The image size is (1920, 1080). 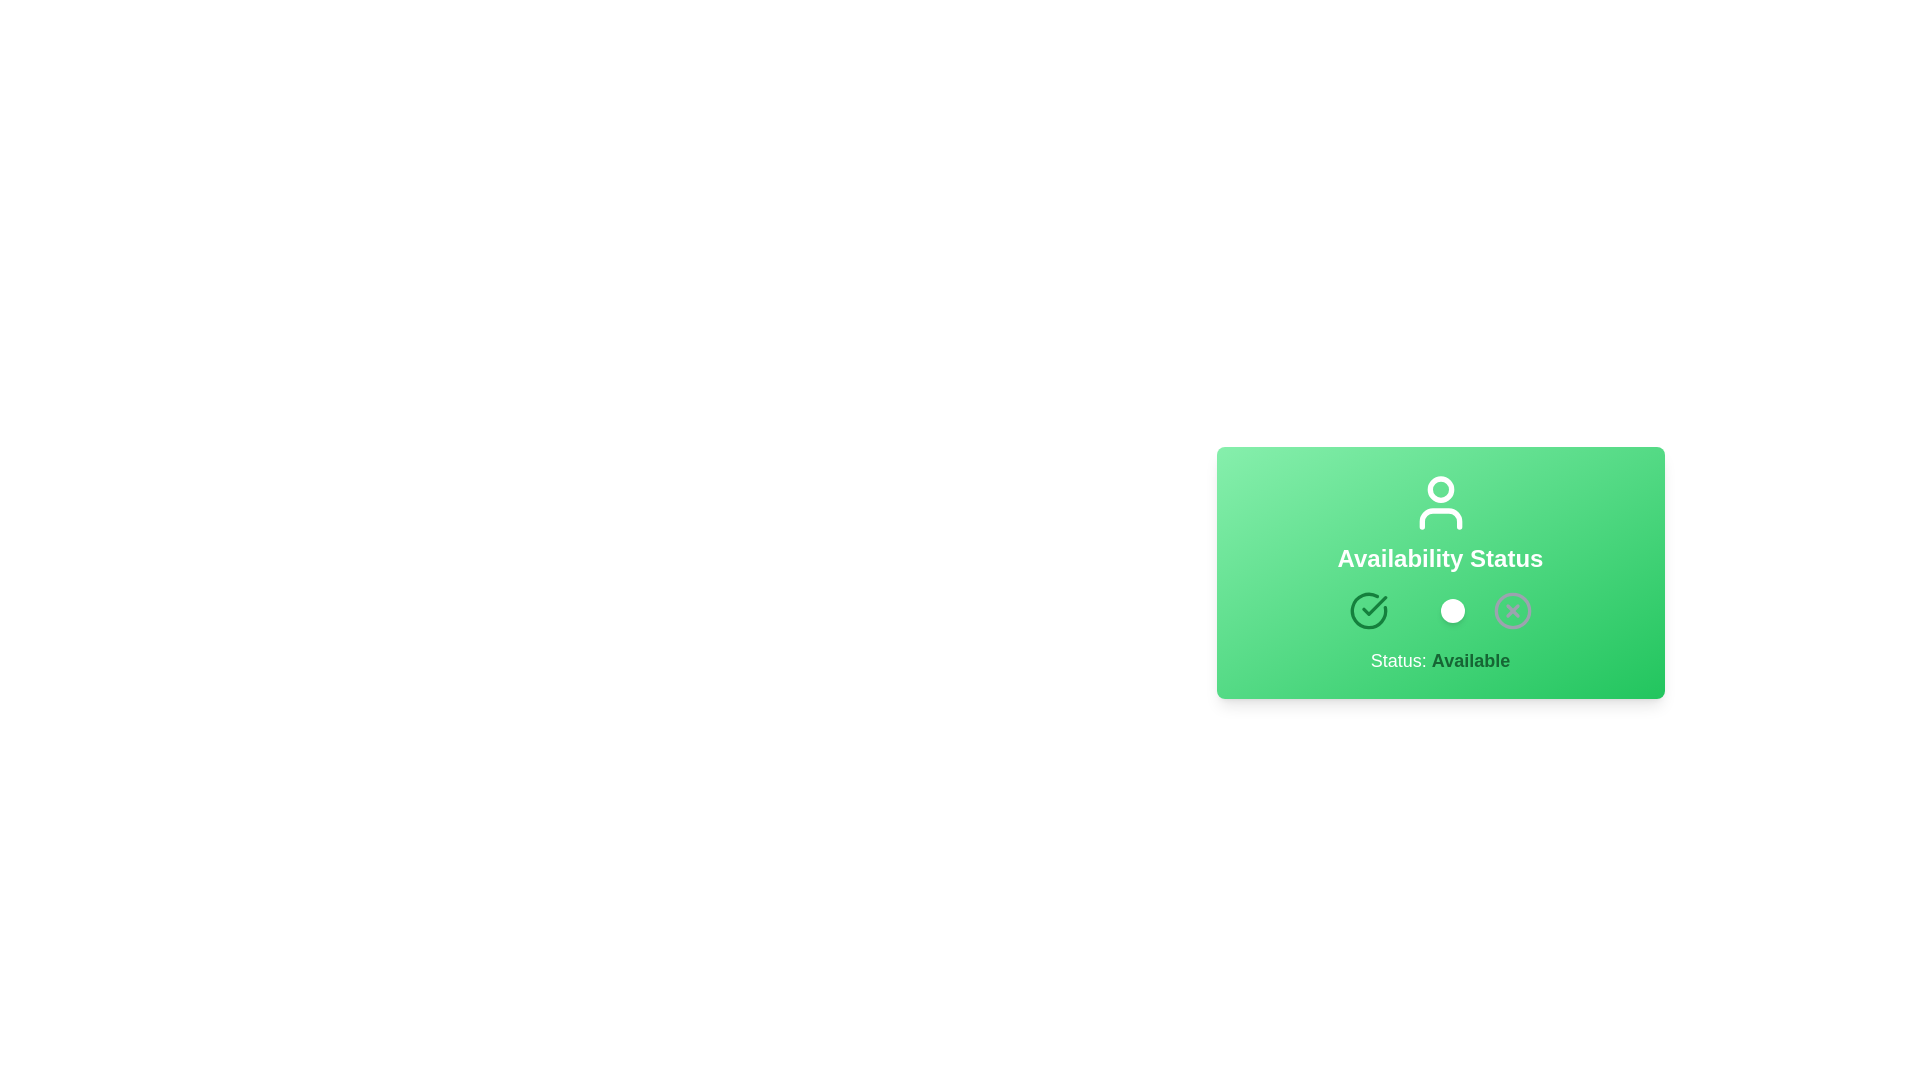 I want to click on the Toggle Switch in the 'Availability Status' card, so click(x=1440, y=609).